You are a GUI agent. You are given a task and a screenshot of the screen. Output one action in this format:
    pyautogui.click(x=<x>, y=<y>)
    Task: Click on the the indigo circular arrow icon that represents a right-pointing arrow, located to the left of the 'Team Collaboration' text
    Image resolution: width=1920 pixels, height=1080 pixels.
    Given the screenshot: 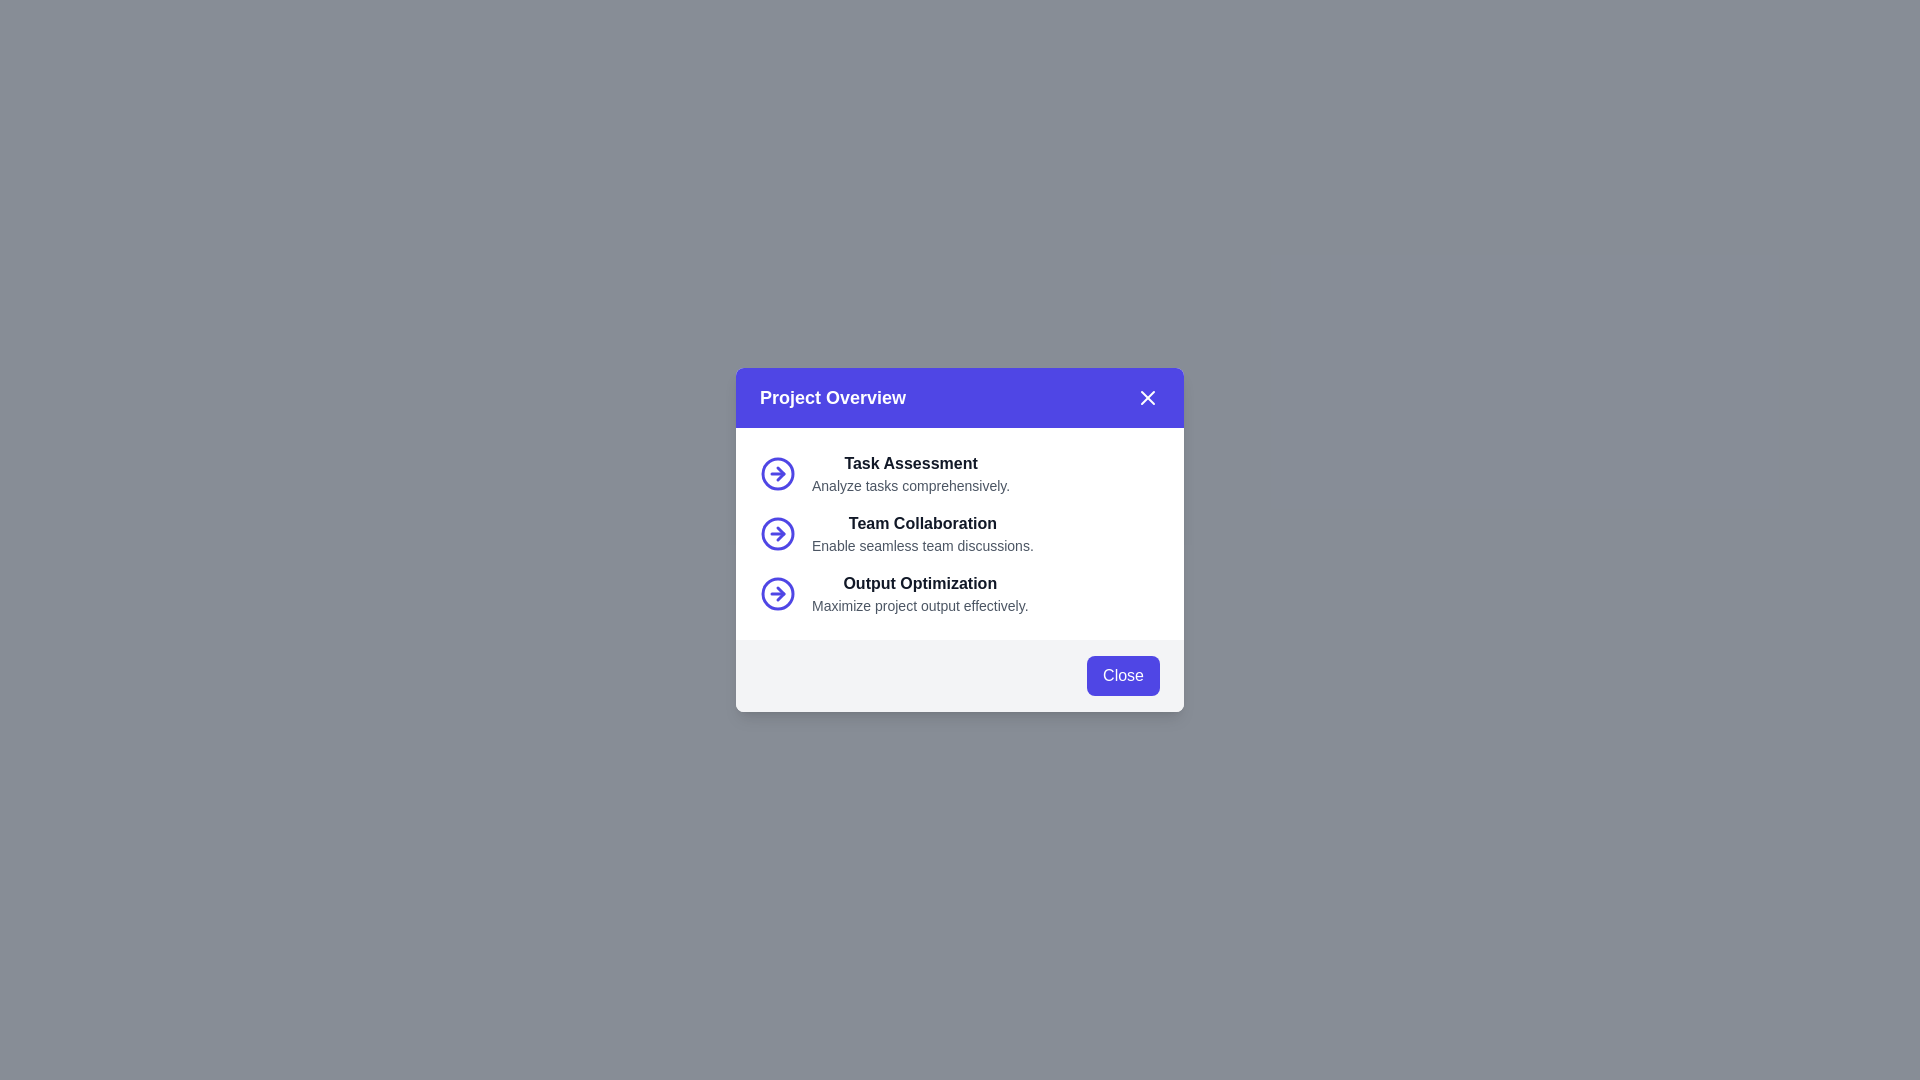 What is the action you would take?
    pyautogui.click(x=776, y=532)
    